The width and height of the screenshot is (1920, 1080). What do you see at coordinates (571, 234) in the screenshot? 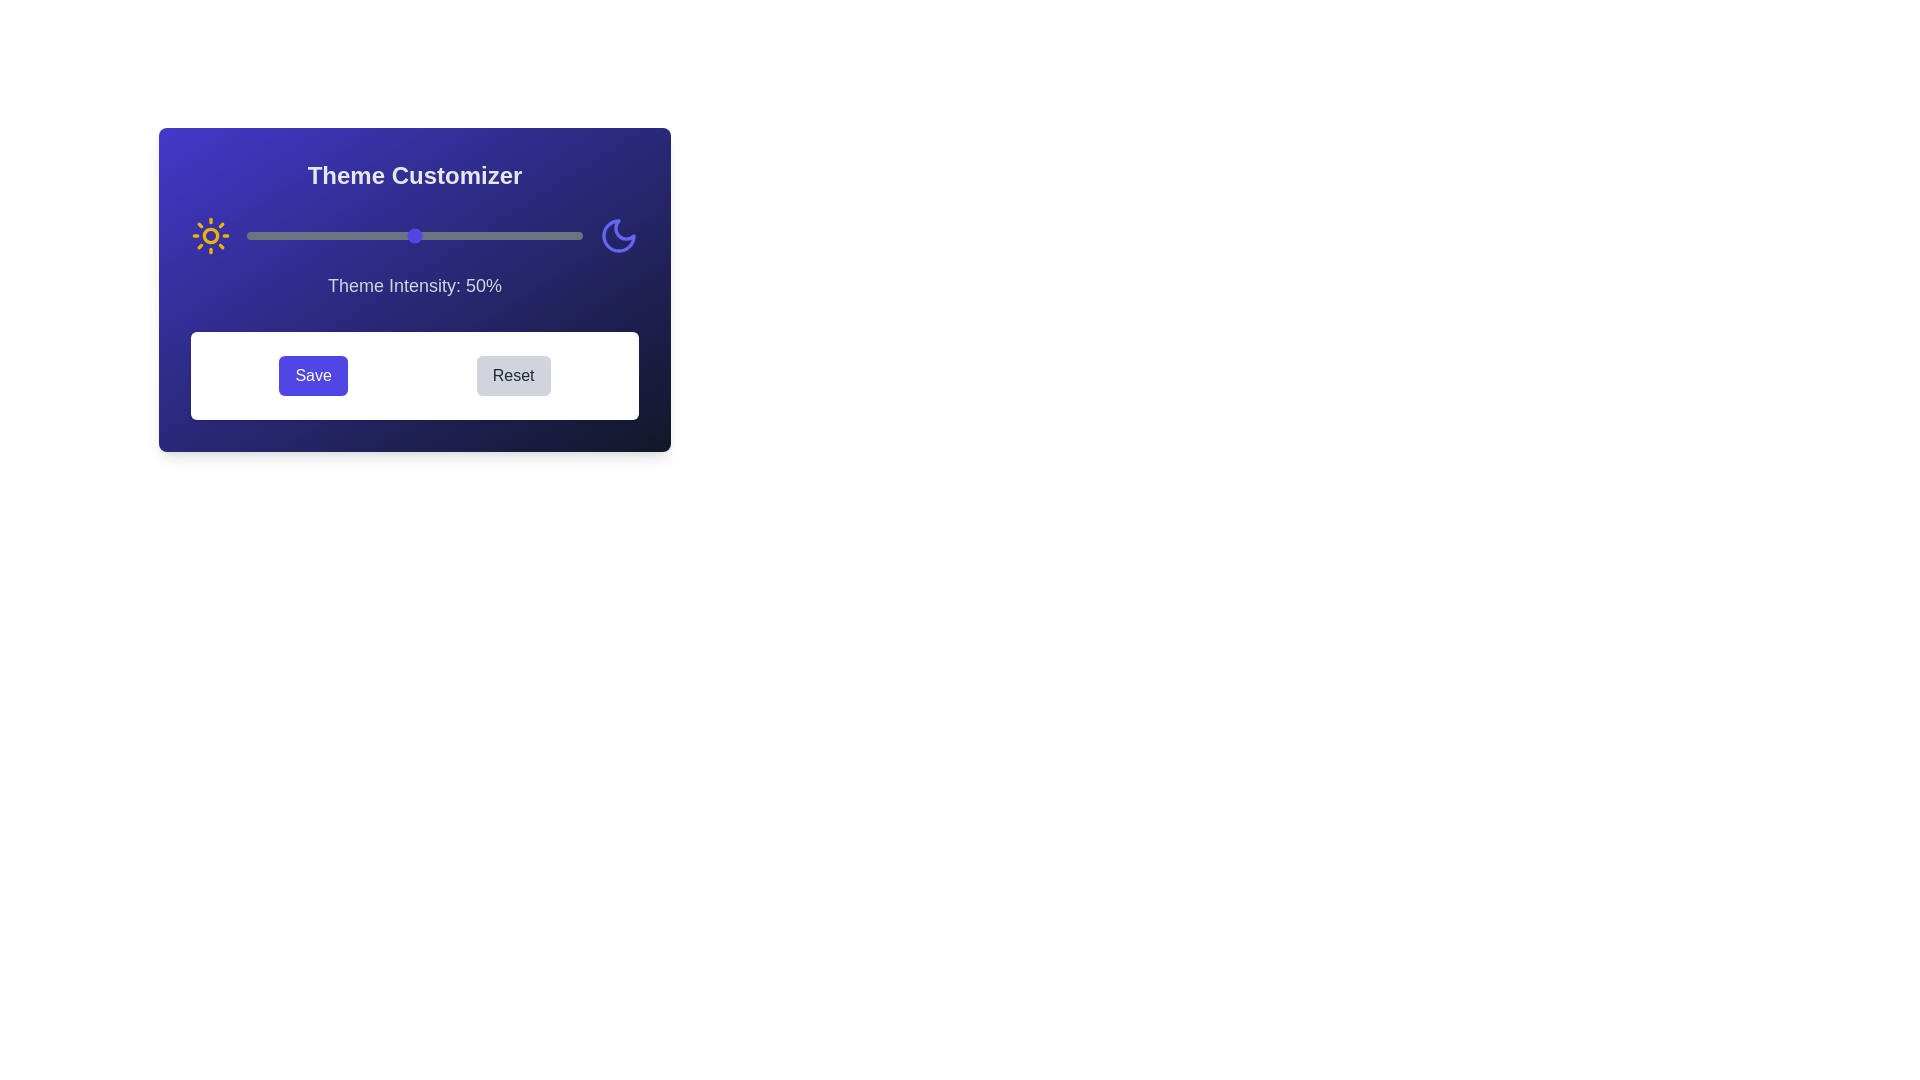
I see `the theme intensity slider to 97%` at bounding box center [571, 234].